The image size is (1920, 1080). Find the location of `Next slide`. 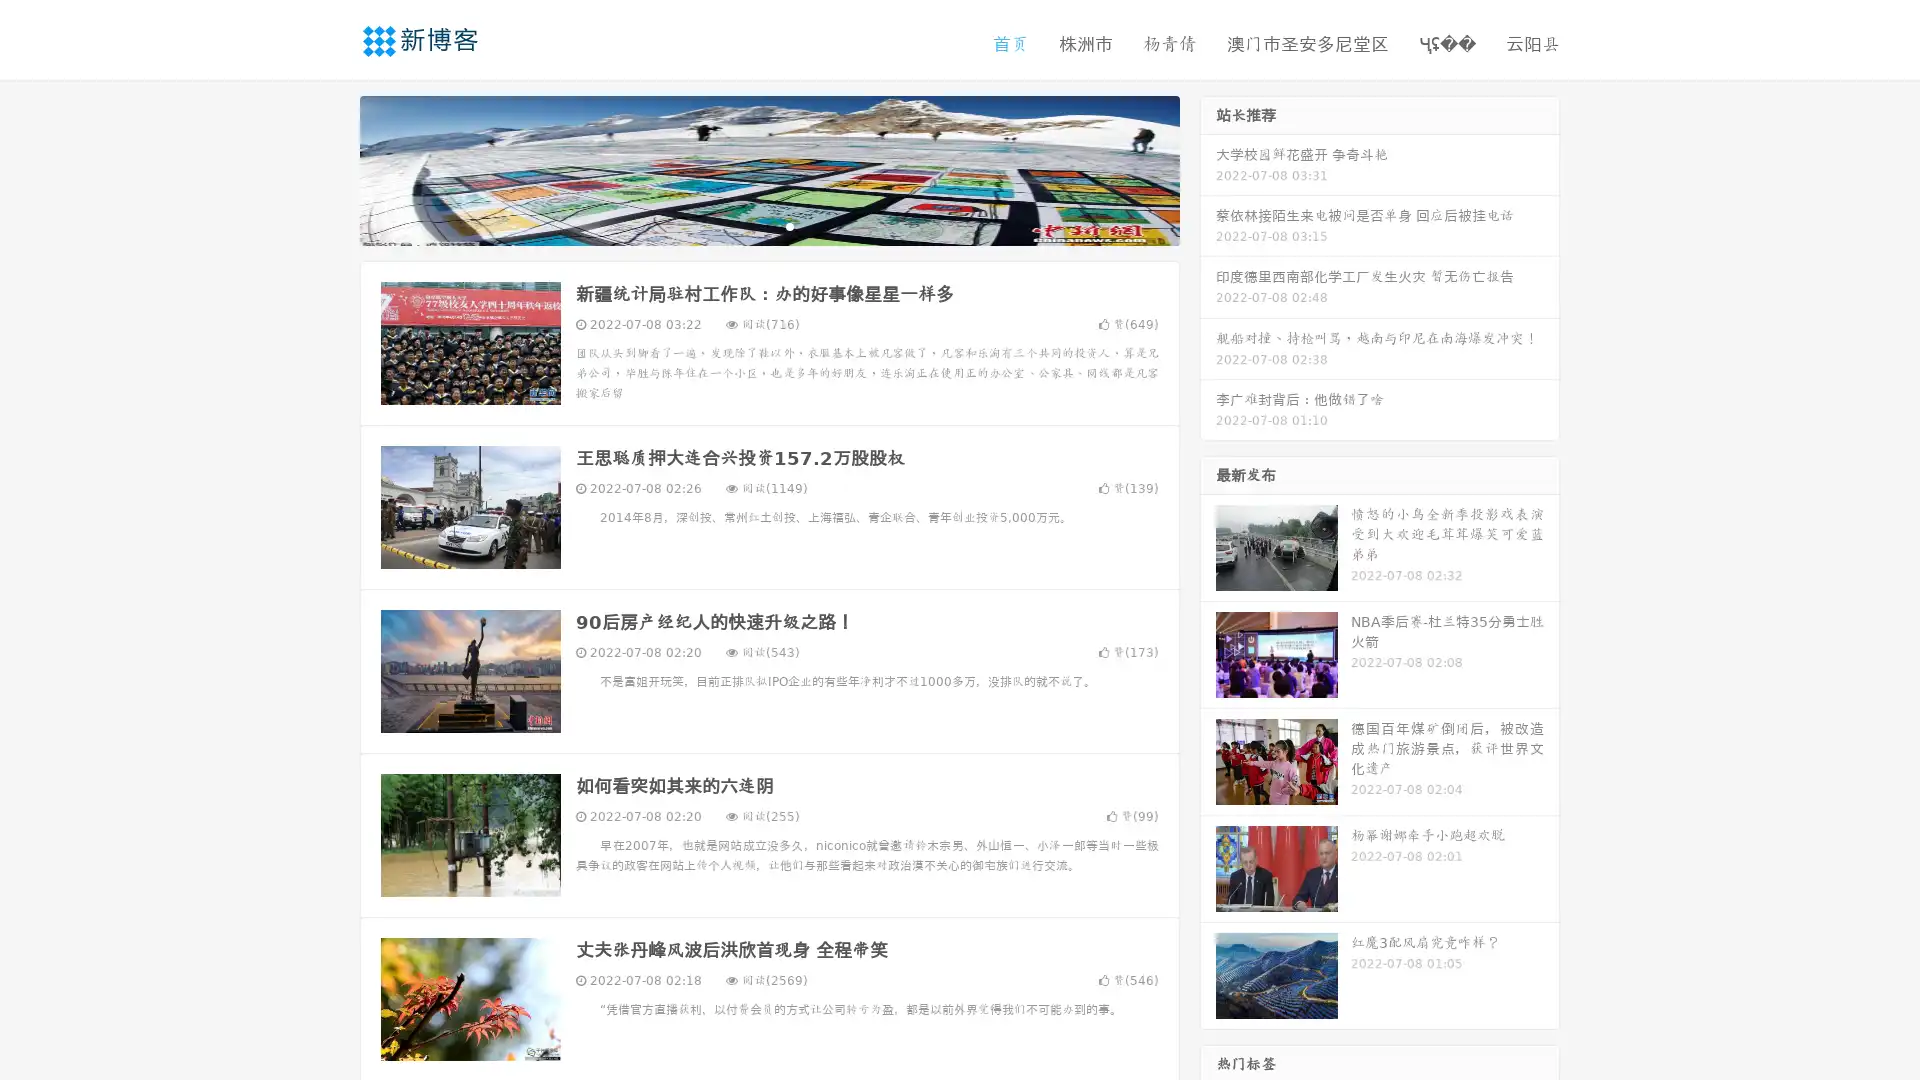

Next slide is located at coordinates (1208, 168).